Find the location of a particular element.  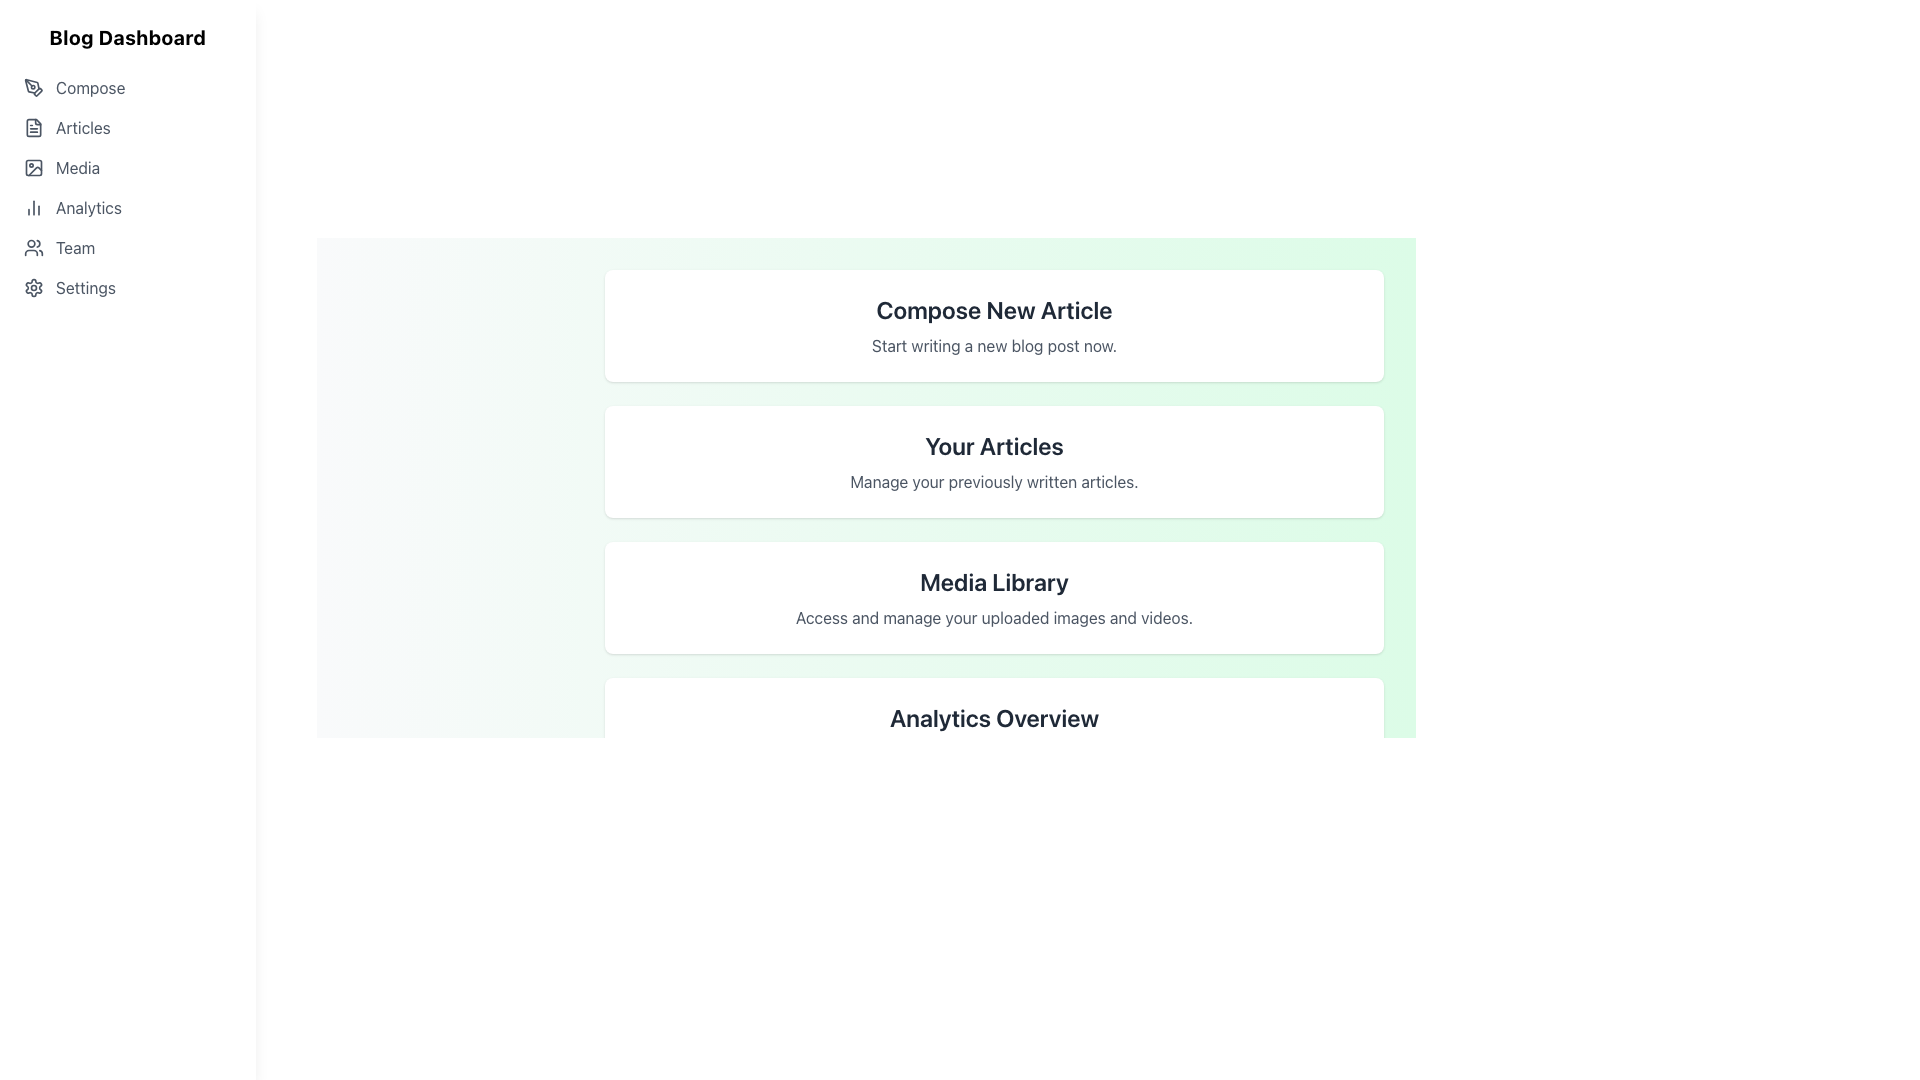

the third card in the vertical sequence is located at coordinates (994, 596).